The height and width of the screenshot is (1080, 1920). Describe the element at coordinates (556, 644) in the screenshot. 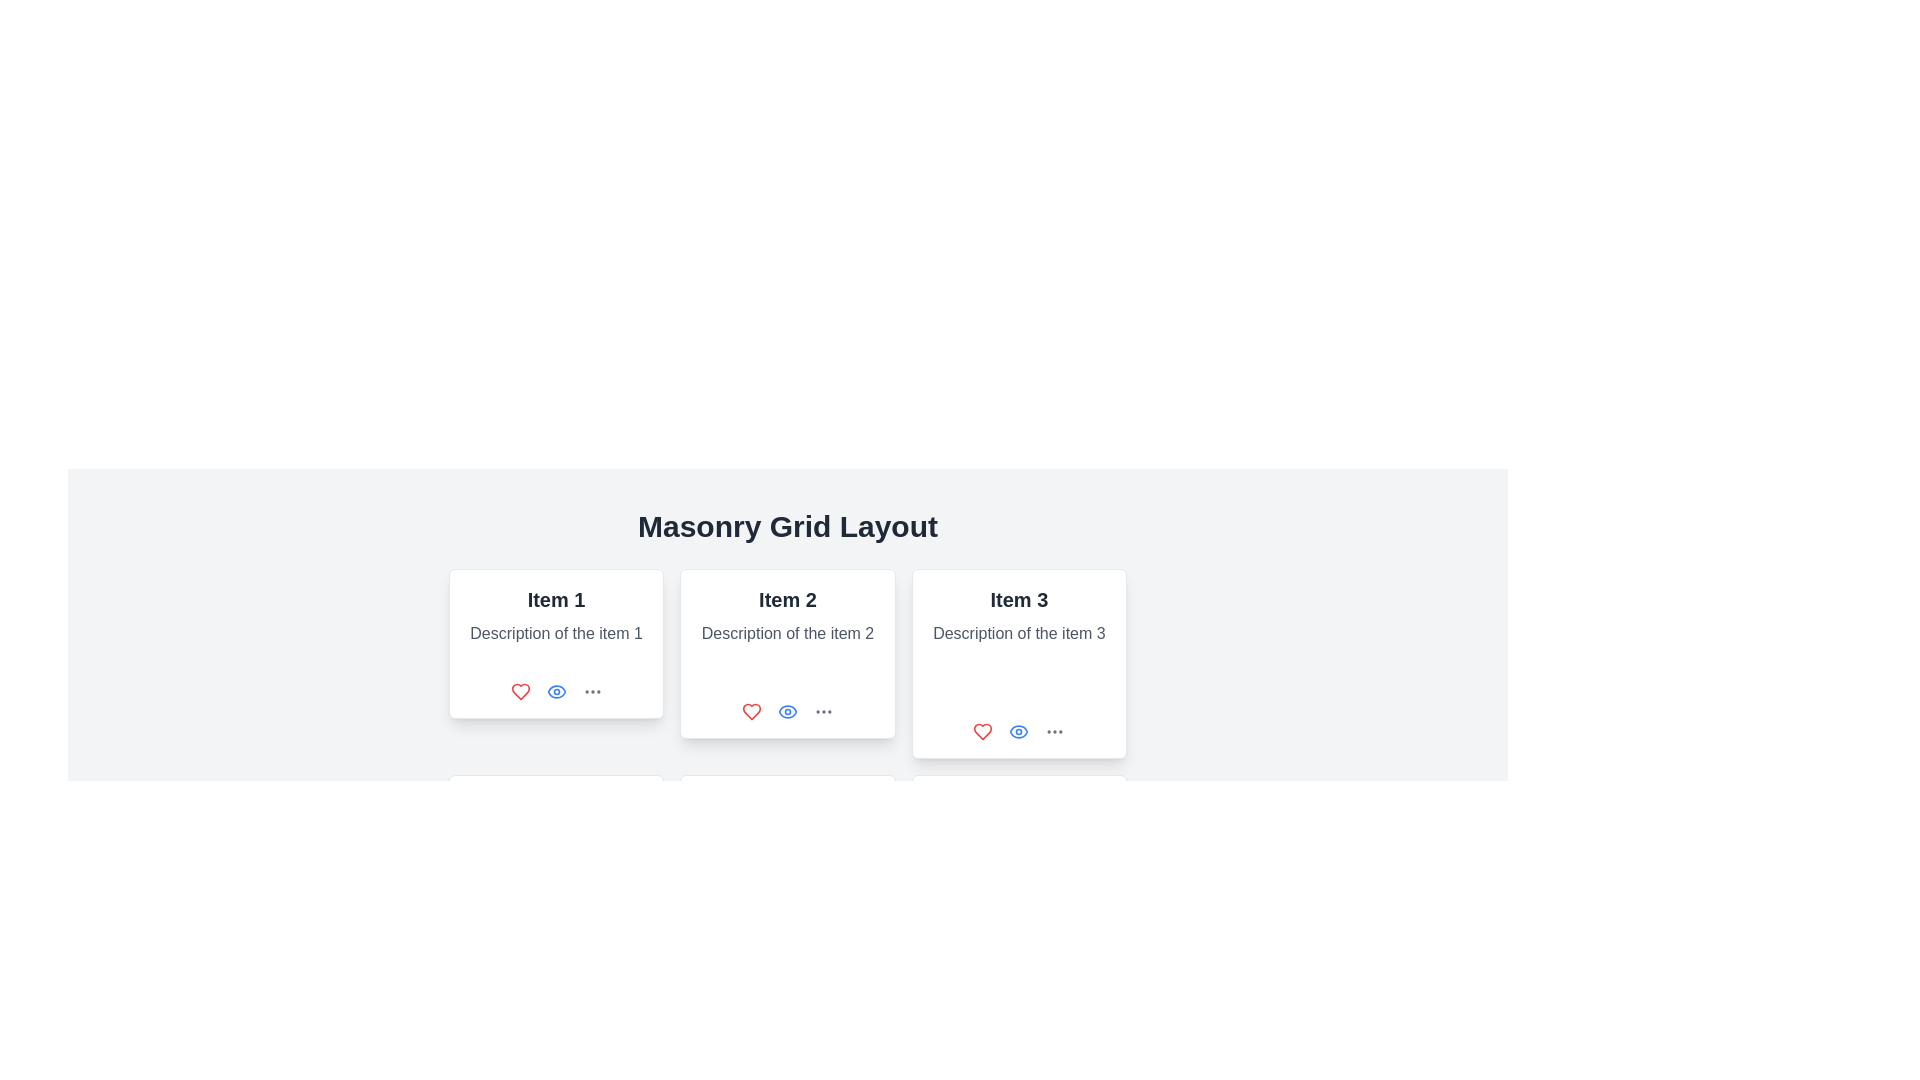

I see `the first card in the grid layout, which presents a title and description of an item` at that location.